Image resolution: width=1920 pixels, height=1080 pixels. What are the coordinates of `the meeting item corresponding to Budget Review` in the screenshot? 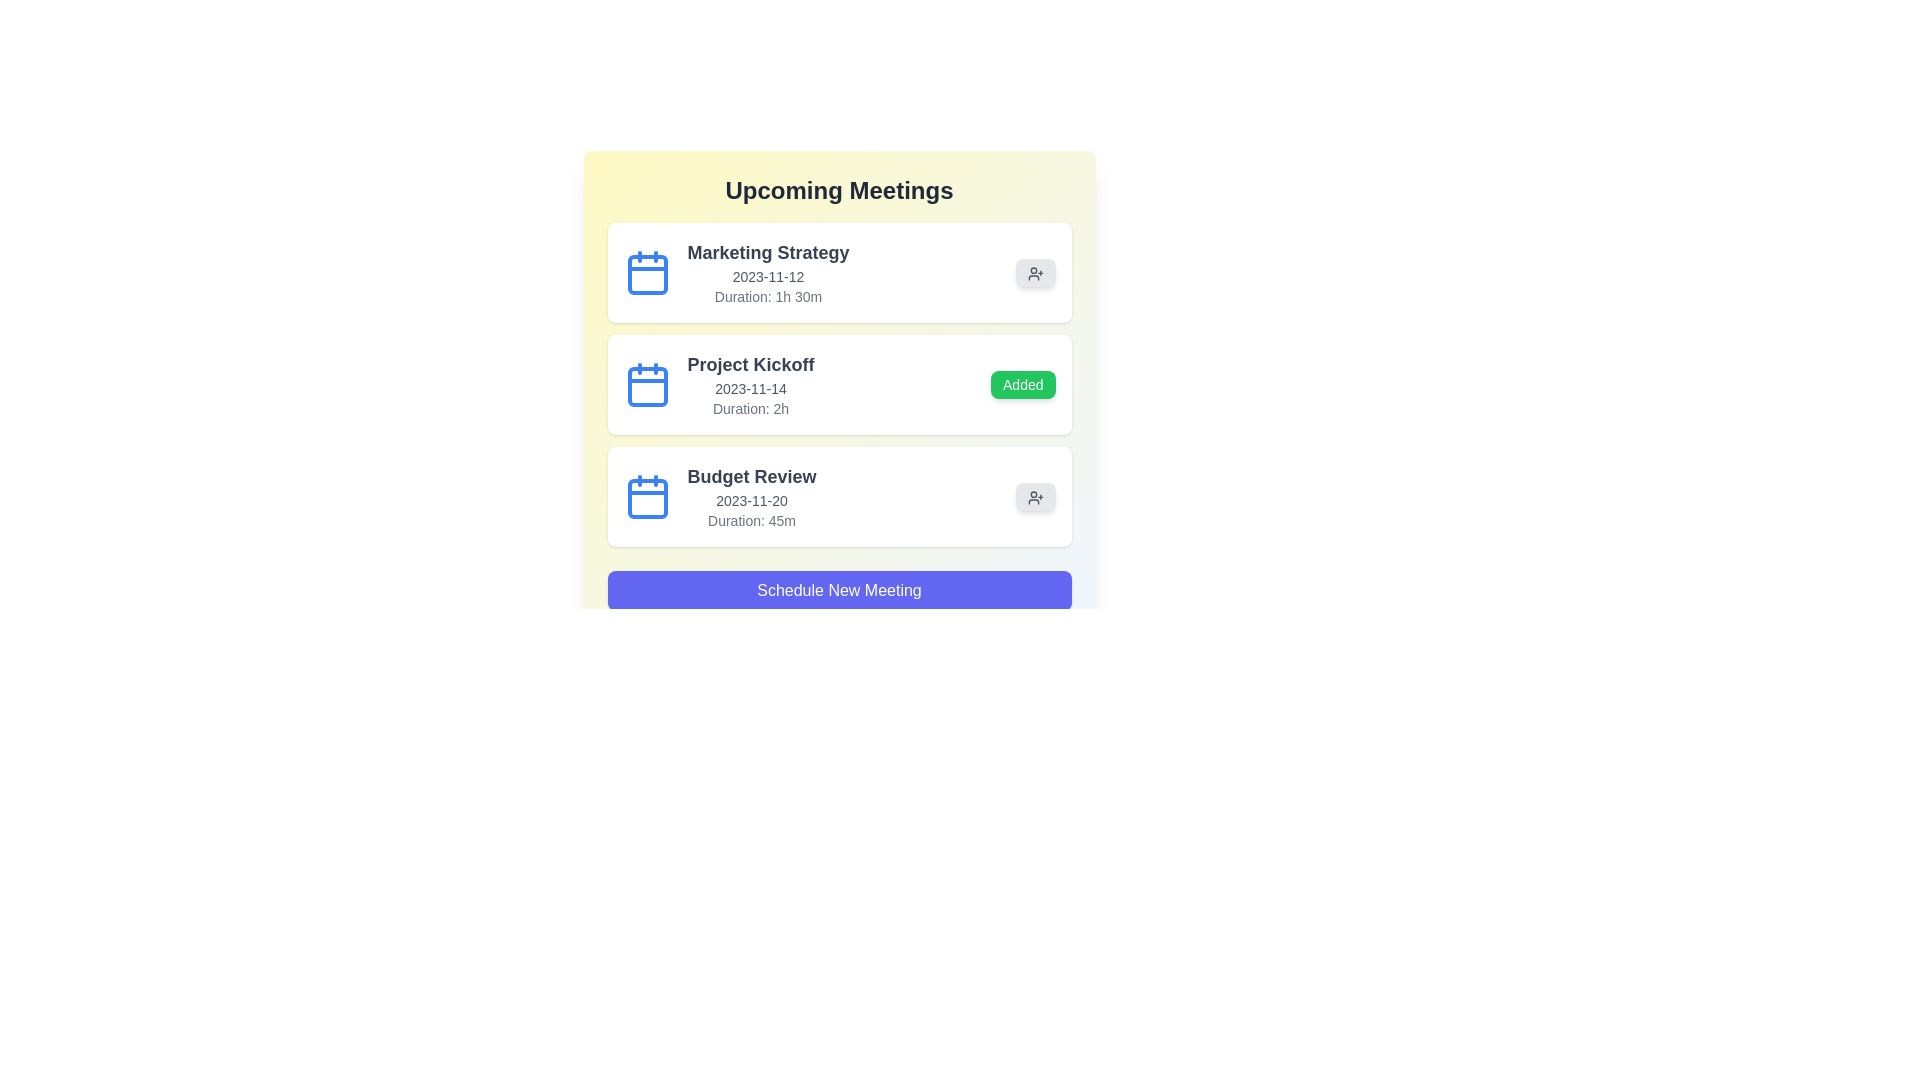 It's located at (839, 496).